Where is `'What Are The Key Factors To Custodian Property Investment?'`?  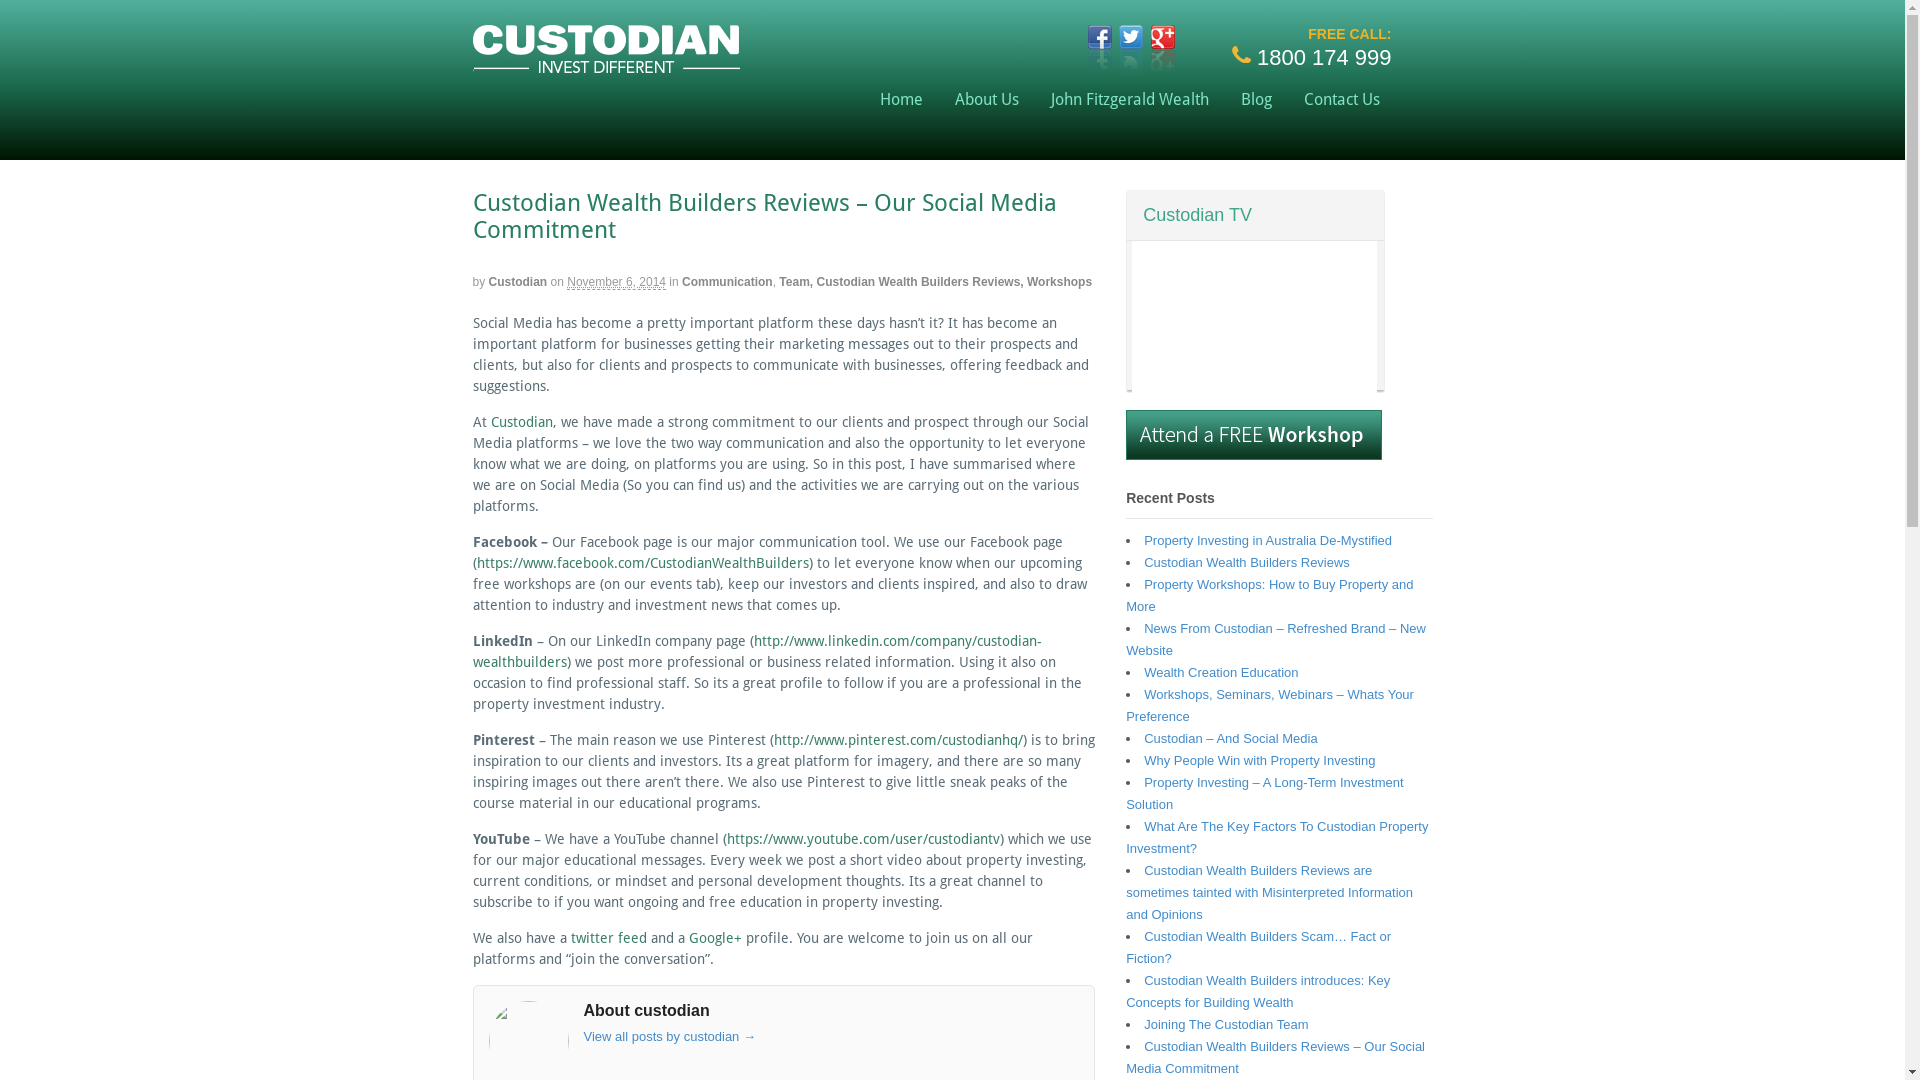
'What Are The Key Factors To Custodian Property Investment?' is located at coordinates (1275, 837).